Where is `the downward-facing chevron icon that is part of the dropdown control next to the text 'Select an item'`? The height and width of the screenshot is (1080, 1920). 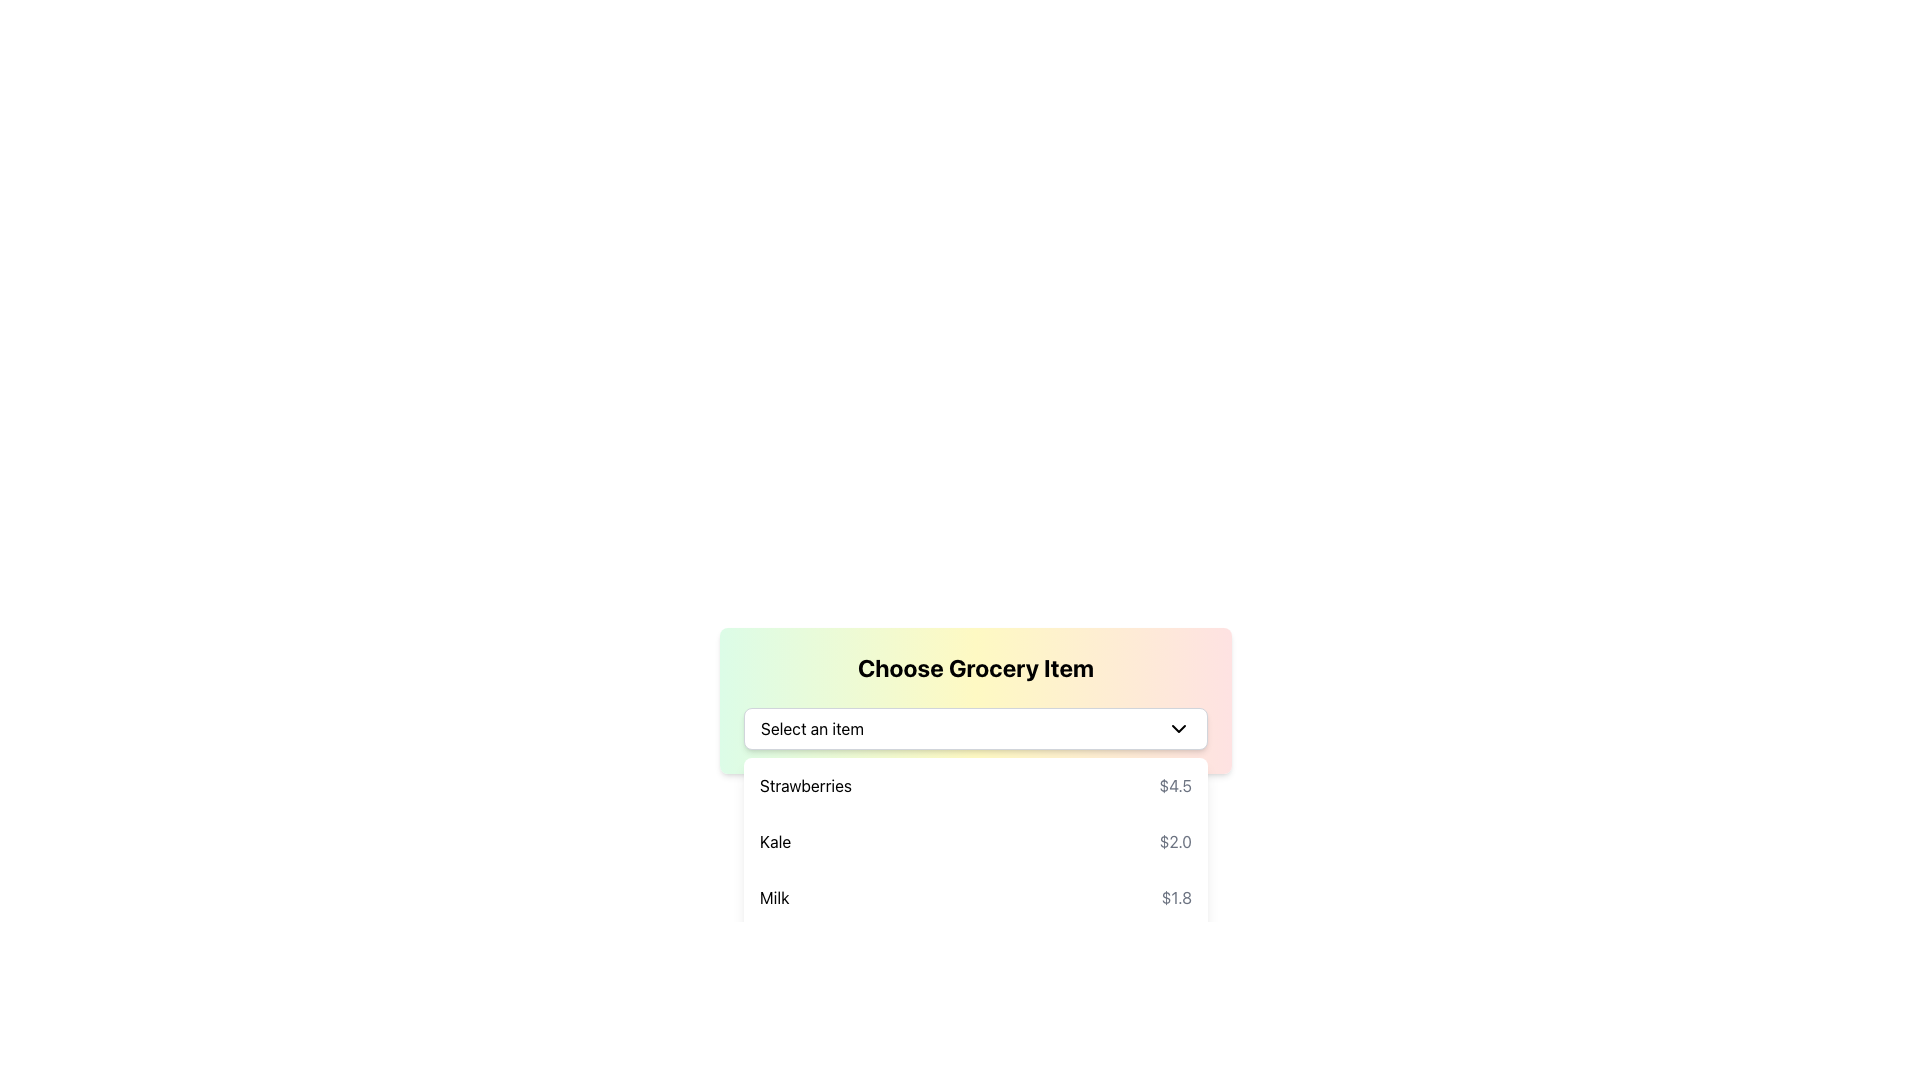 the downward-facing chevron icon that is part of the dropdown control next to the text 'Select an item' is located at coordinates (1179, 729).